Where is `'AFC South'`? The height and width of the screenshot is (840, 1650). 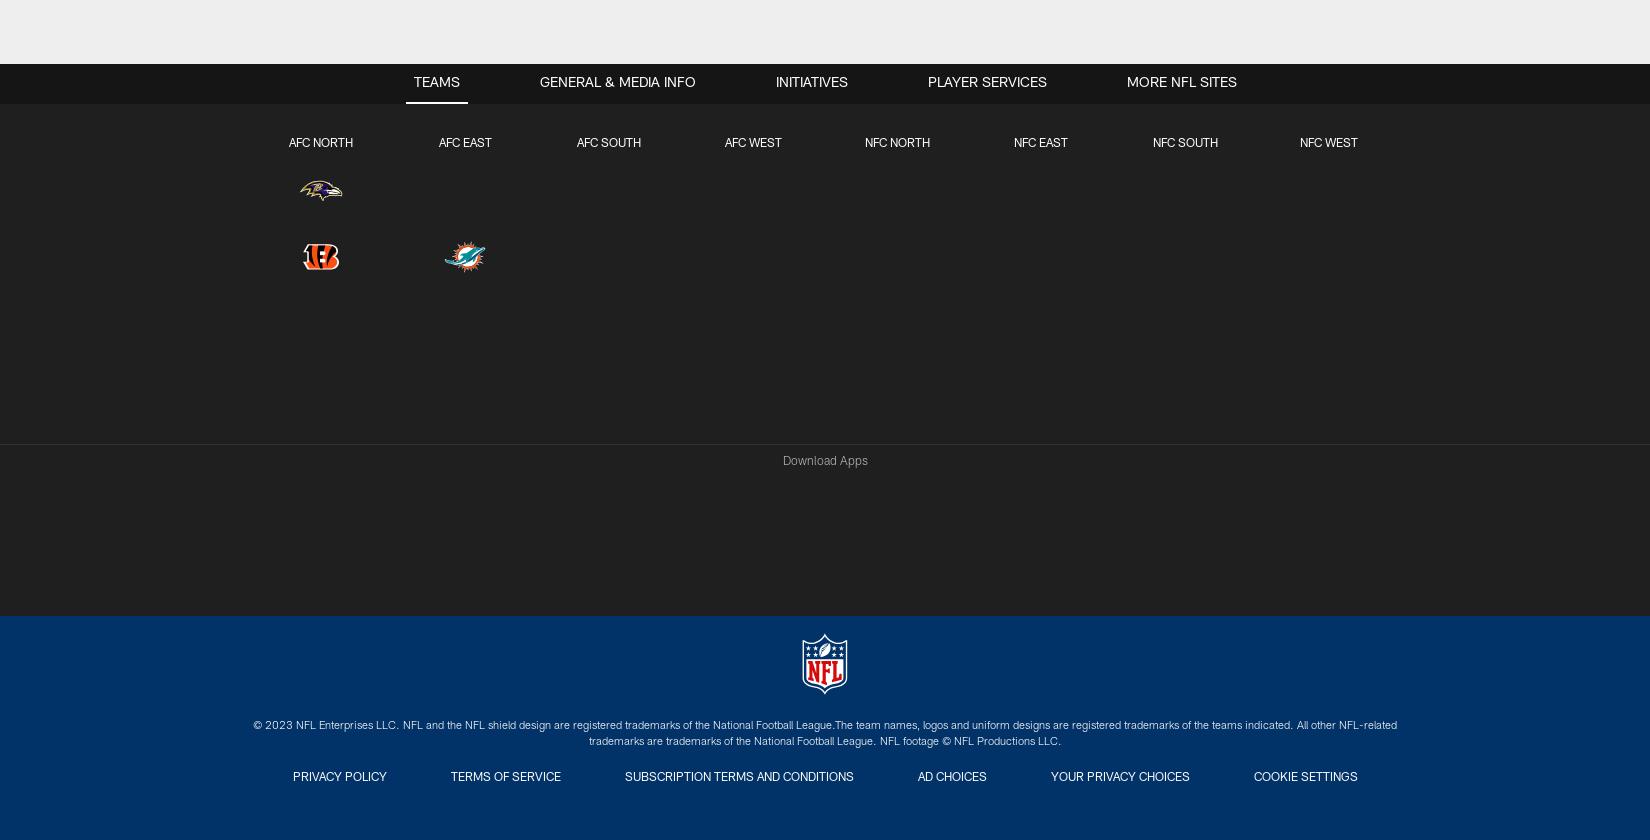 'AFC South' is located at coordinates (576, 143).